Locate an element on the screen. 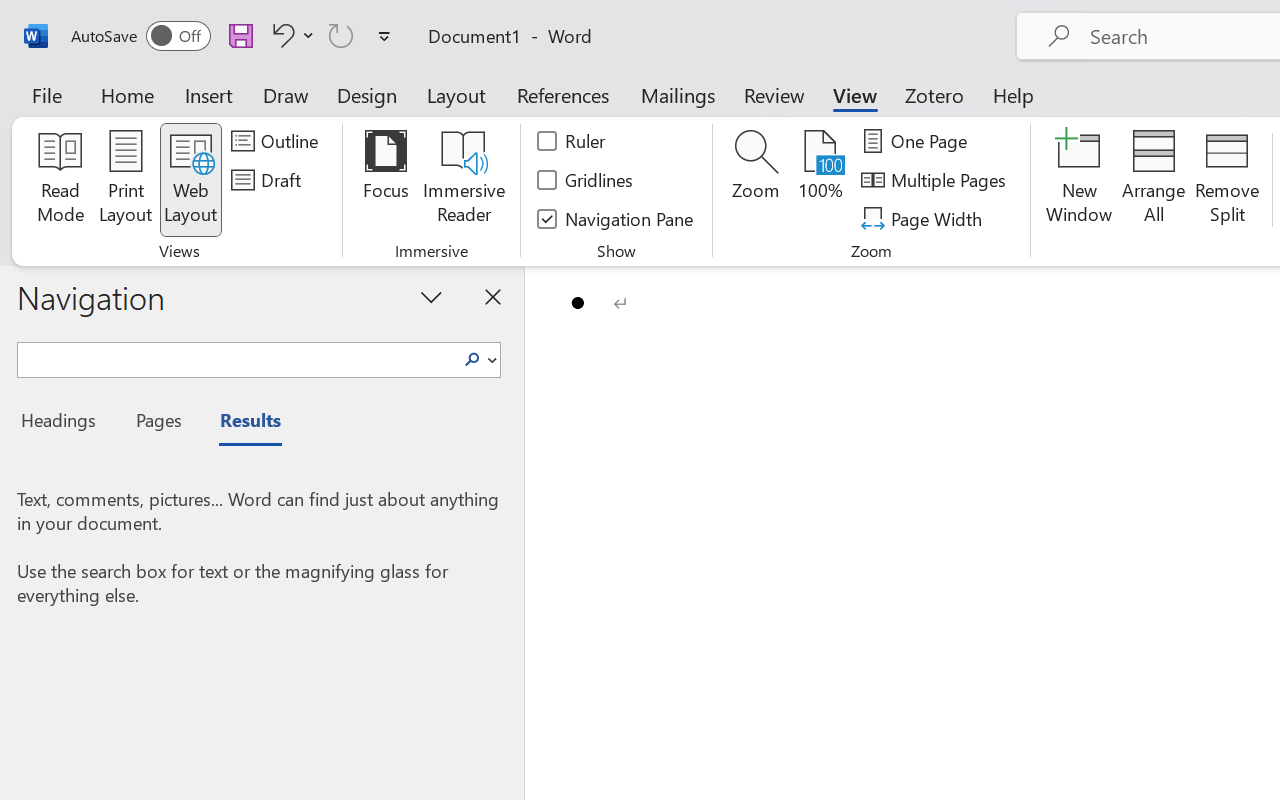 The height and width of the screenshot is (800, 1280). 'Undo Bullet Default' is located at coordinates (289, 34).